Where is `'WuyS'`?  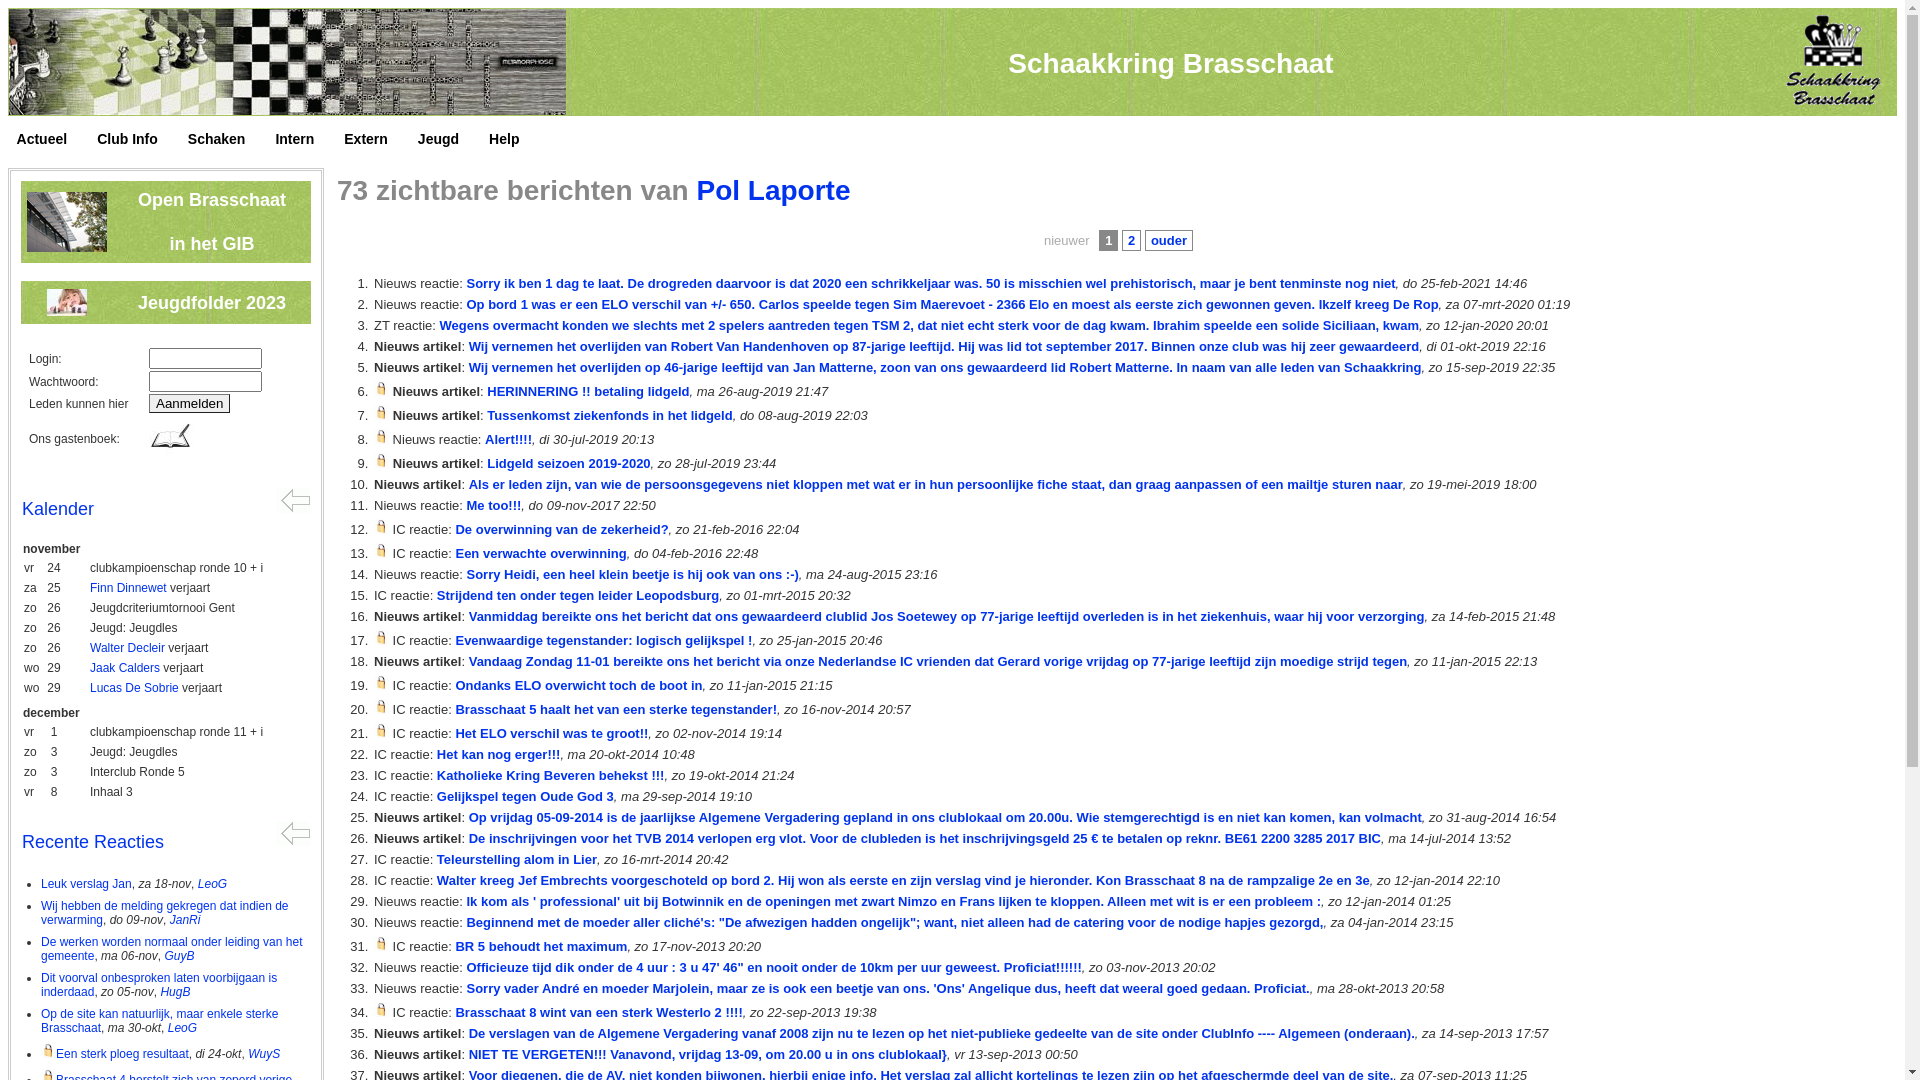
'WuyS' is located at coordinates (247, 1052).